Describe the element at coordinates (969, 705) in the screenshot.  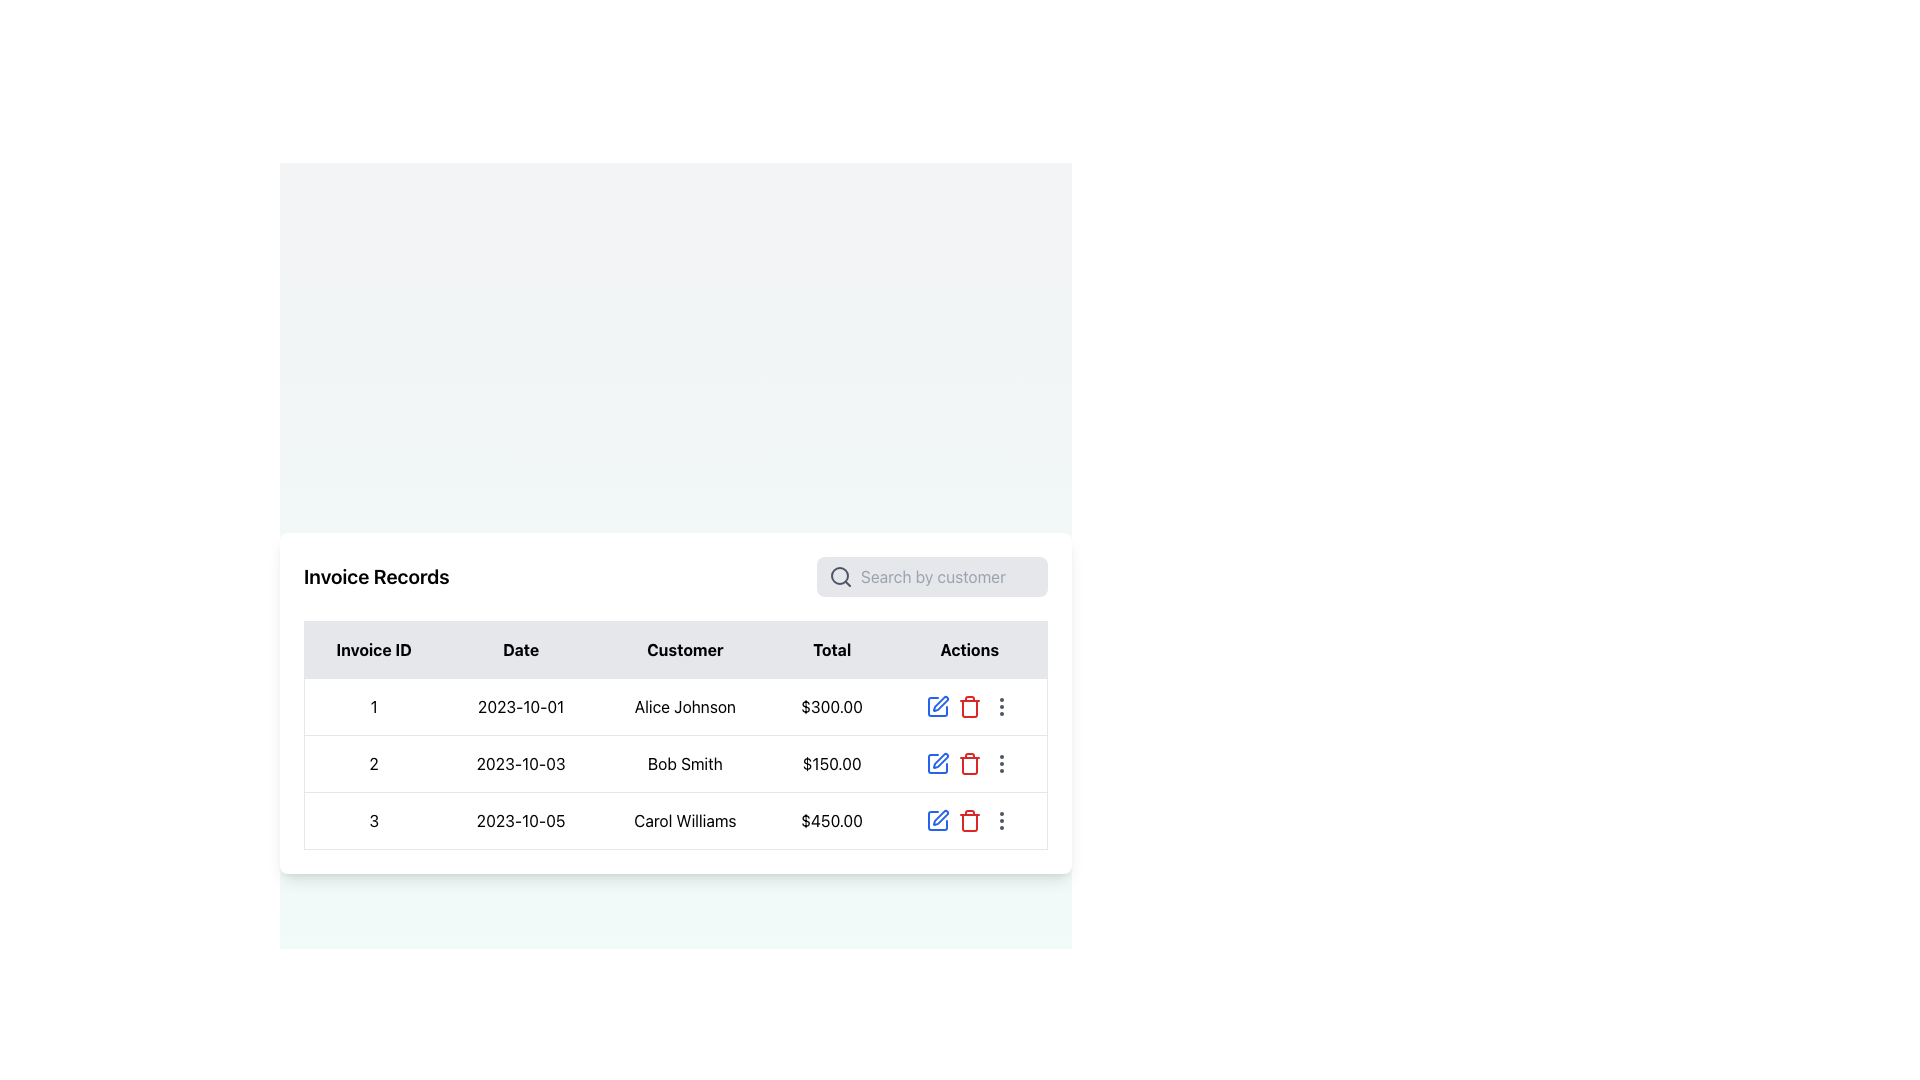
I see `the trash can icon button in the 'Actions' column of the last row to trigger the hover effect, which enlarges the icon slightly` at that location.